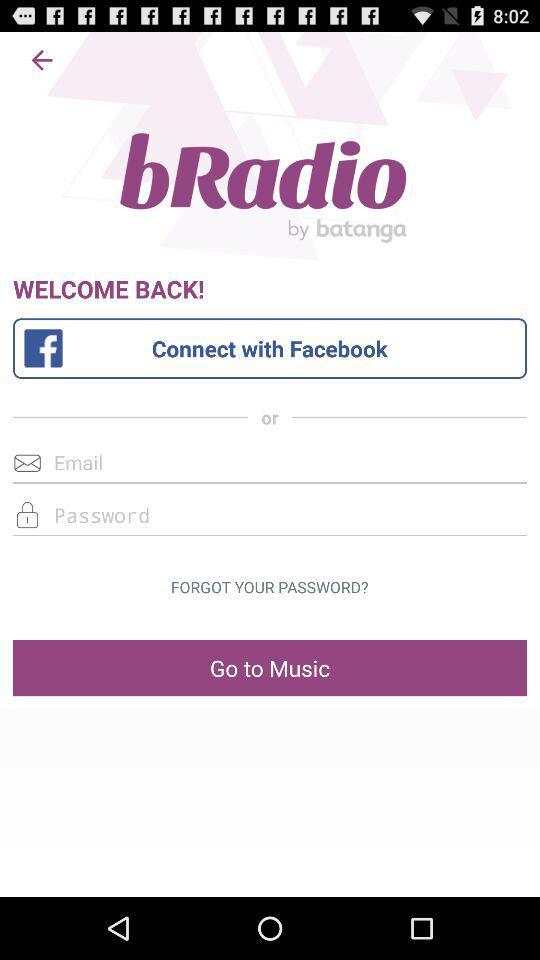 This screenshot has height=960, width=540. What do you see at coordinates (270, 348) in the screenshot?
I see `the item below the welcome back!` at bounding box center [270, 348].